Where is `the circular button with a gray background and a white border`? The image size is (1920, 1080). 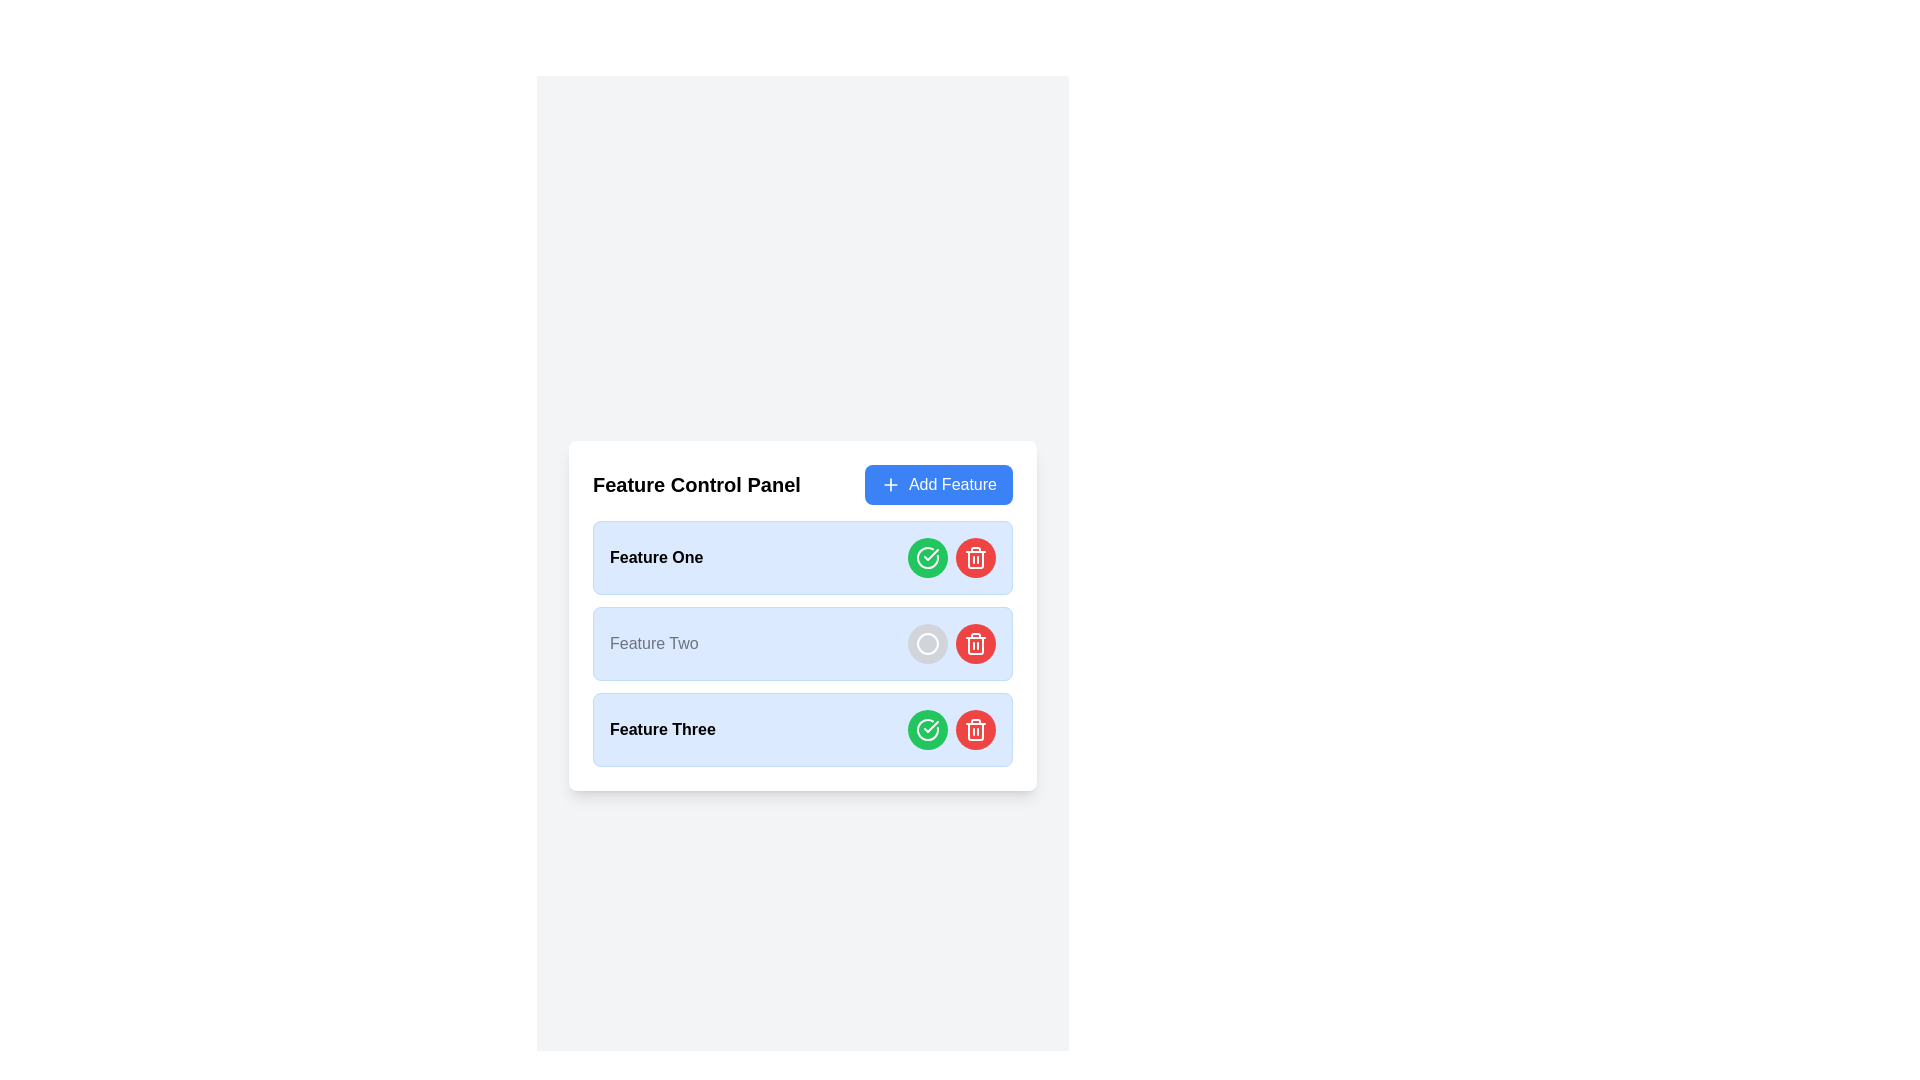
the circular button with a gray background and a white border is located at coordinates (926, 644).